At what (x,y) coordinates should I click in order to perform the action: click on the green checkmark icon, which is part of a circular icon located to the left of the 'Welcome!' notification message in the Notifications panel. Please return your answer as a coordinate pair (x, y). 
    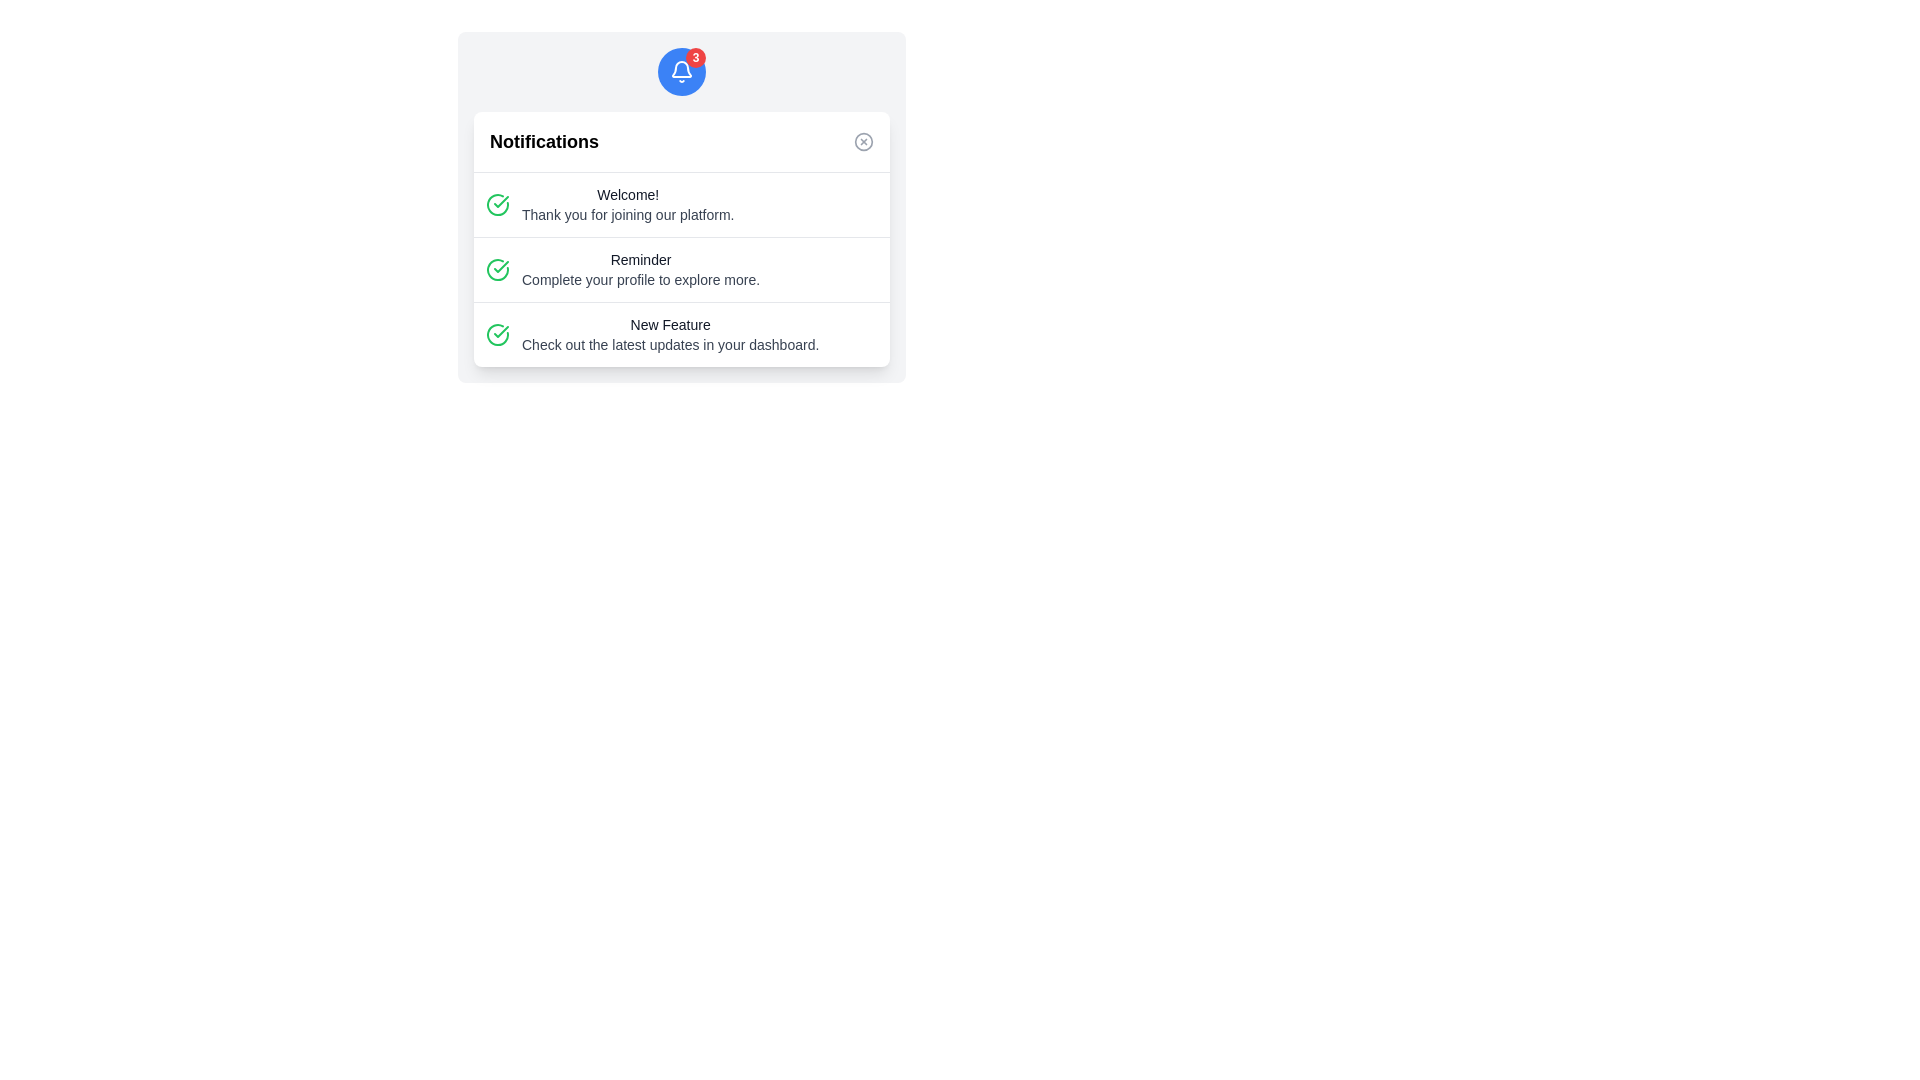
    Looking at the image, I should click on (501, 265).